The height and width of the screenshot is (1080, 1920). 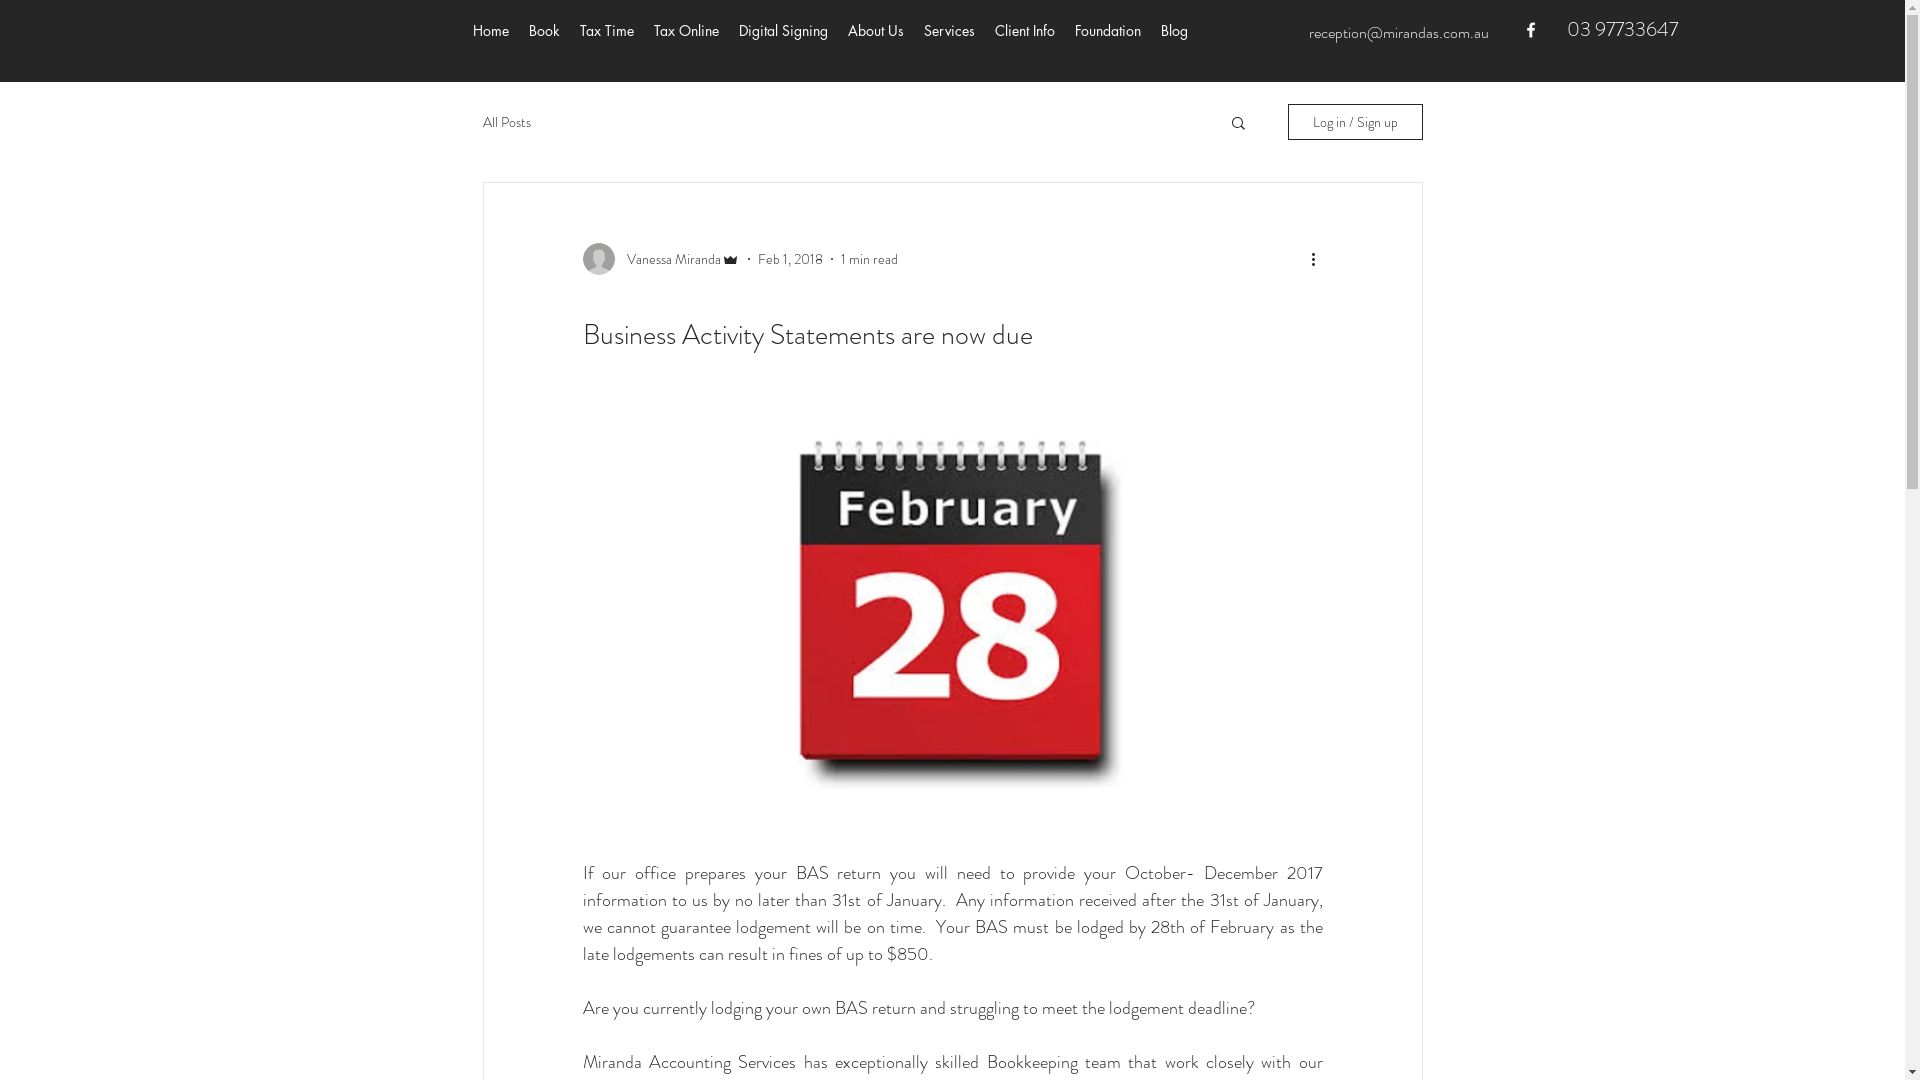 I want to click on 'Tax Time', so click(x=605, y=30).